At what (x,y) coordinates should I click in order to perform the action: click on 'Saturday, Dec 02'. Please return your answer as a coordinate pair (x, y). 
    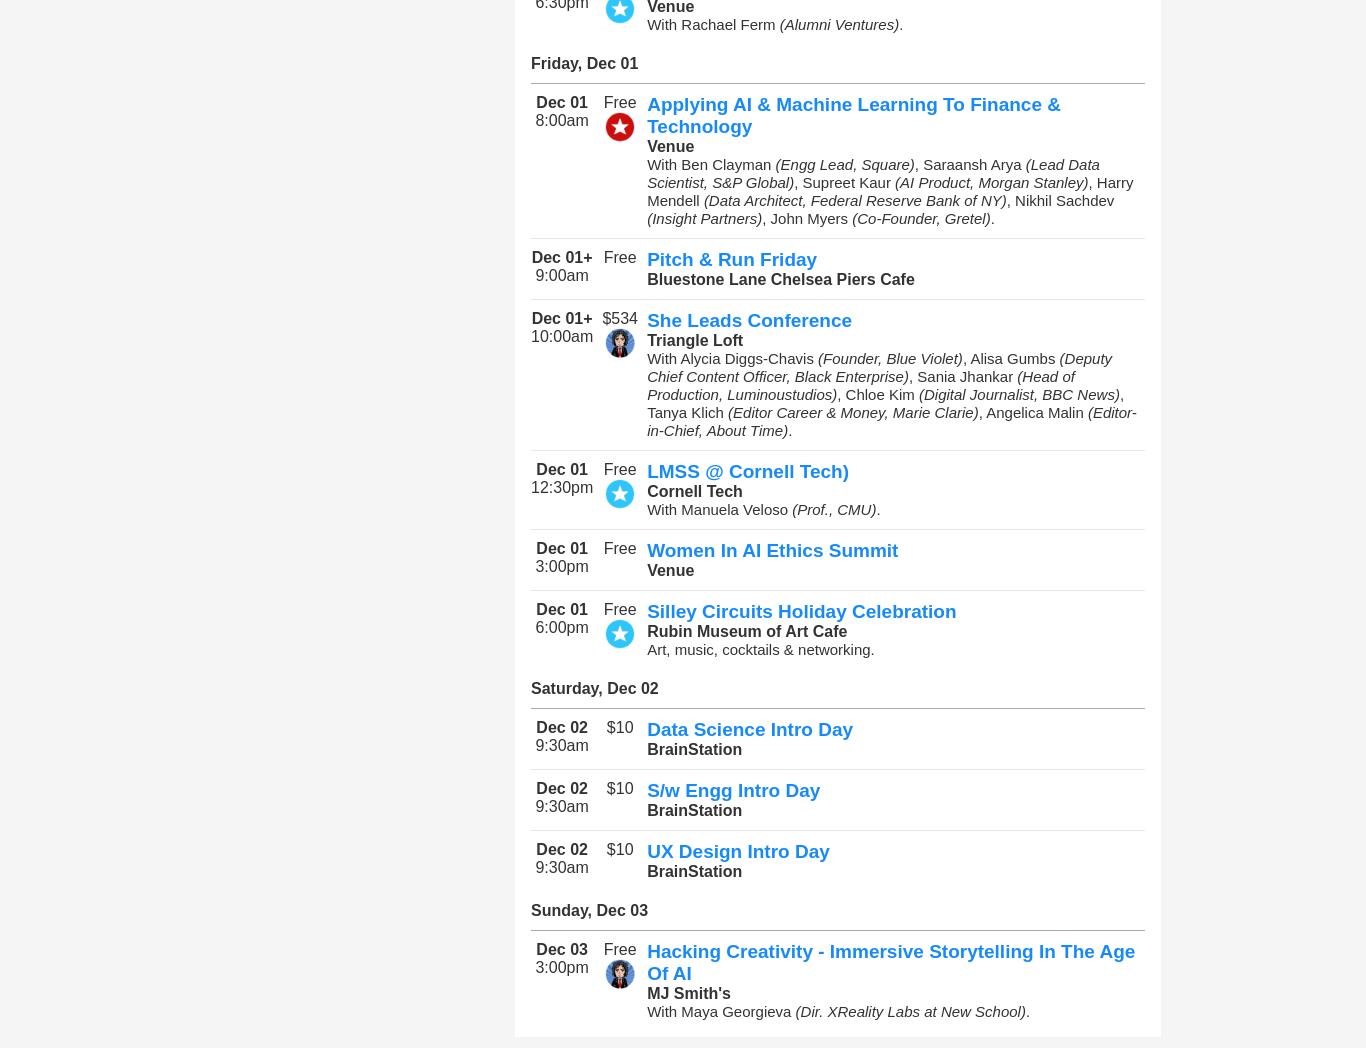
    Looking at the image, I should click on (593, 688).